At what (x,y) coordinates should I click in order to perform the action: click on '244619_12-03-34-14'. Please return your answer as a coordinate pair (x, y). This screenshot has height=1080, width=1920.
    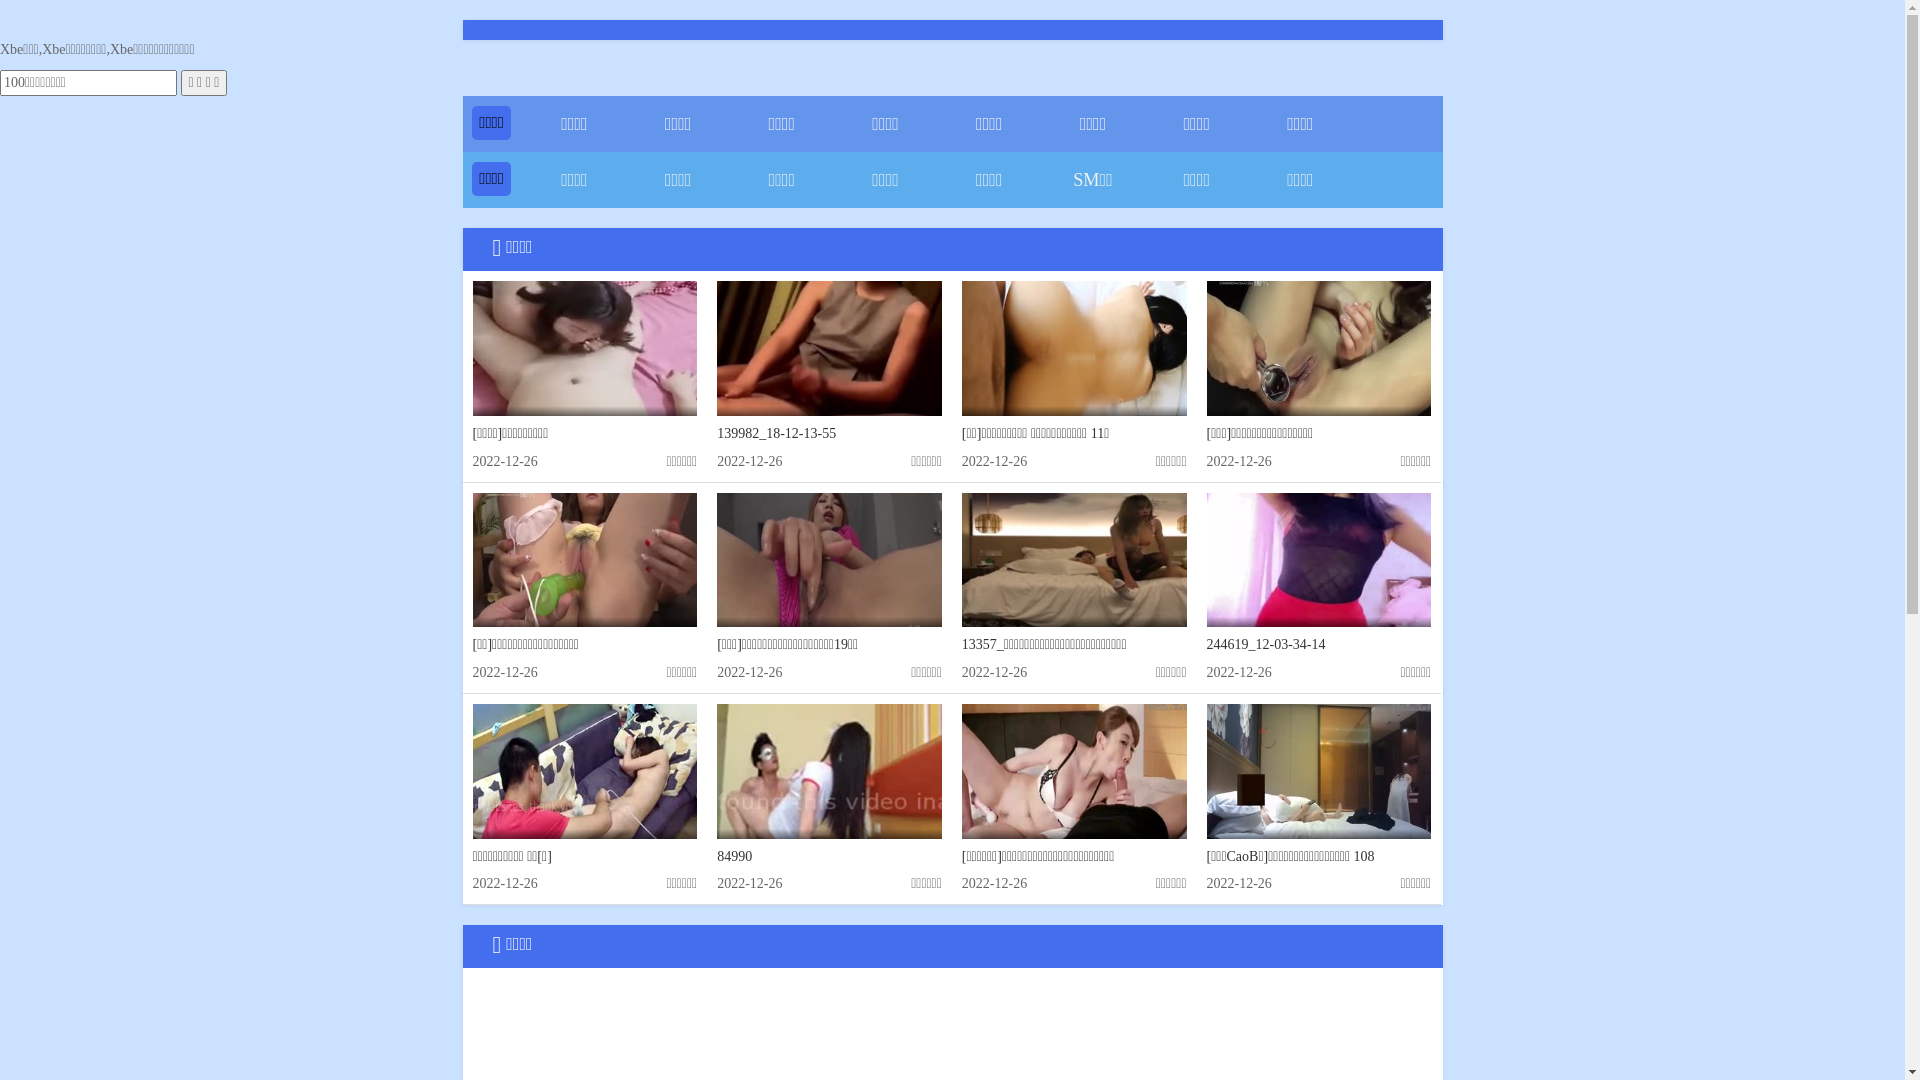
    Looking at the image, I should click on (1265, 644).